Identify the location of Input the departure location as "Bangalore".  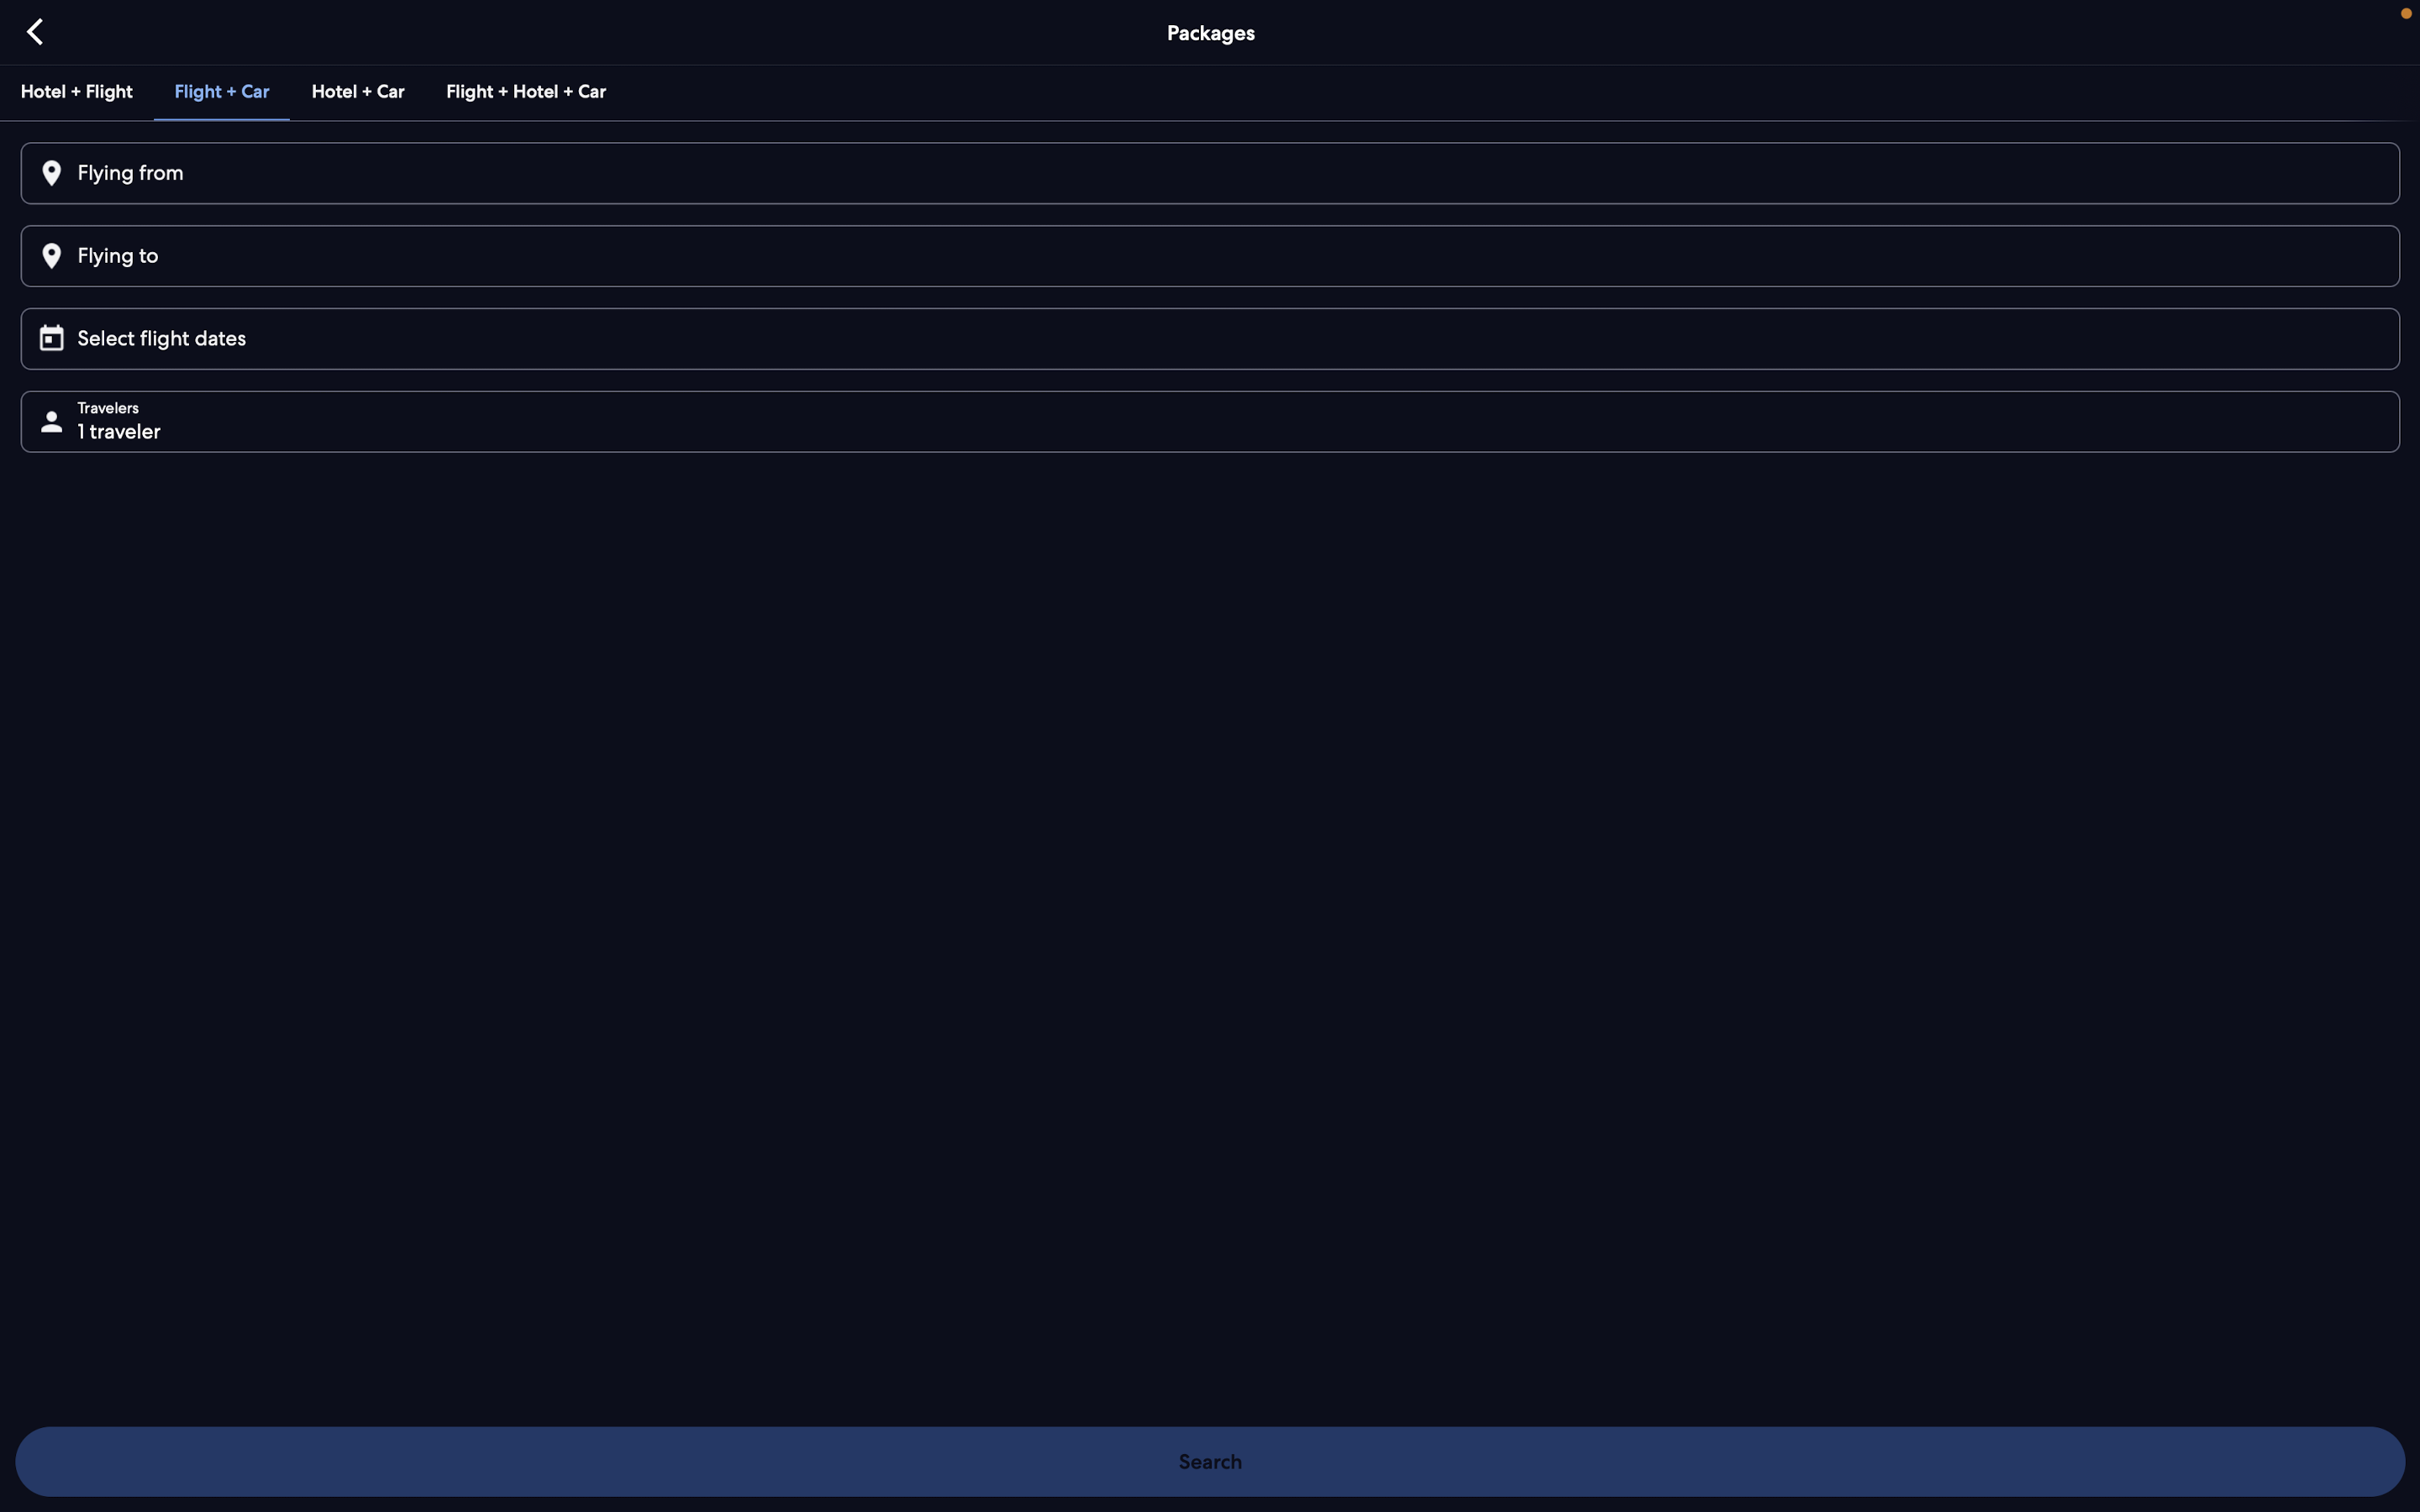
(1207, 174).